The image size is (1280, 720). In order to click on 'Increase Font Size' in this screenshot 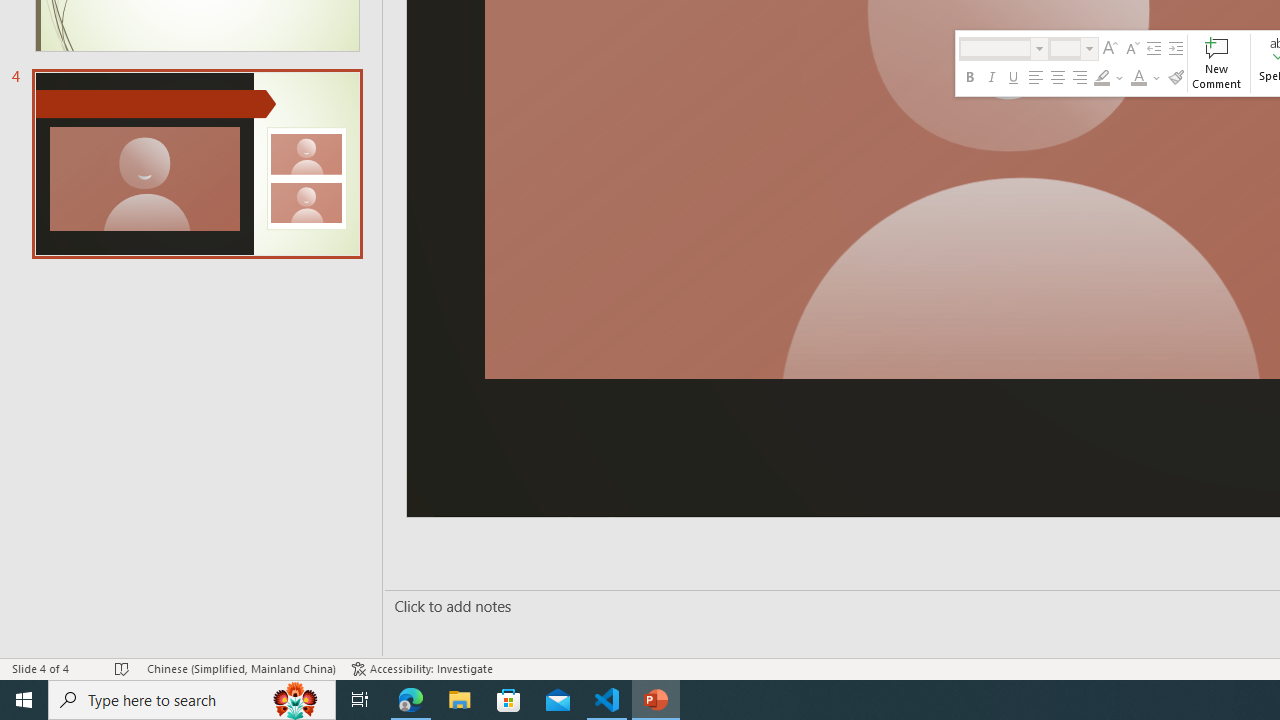, I will do `click(1109, 47)`.